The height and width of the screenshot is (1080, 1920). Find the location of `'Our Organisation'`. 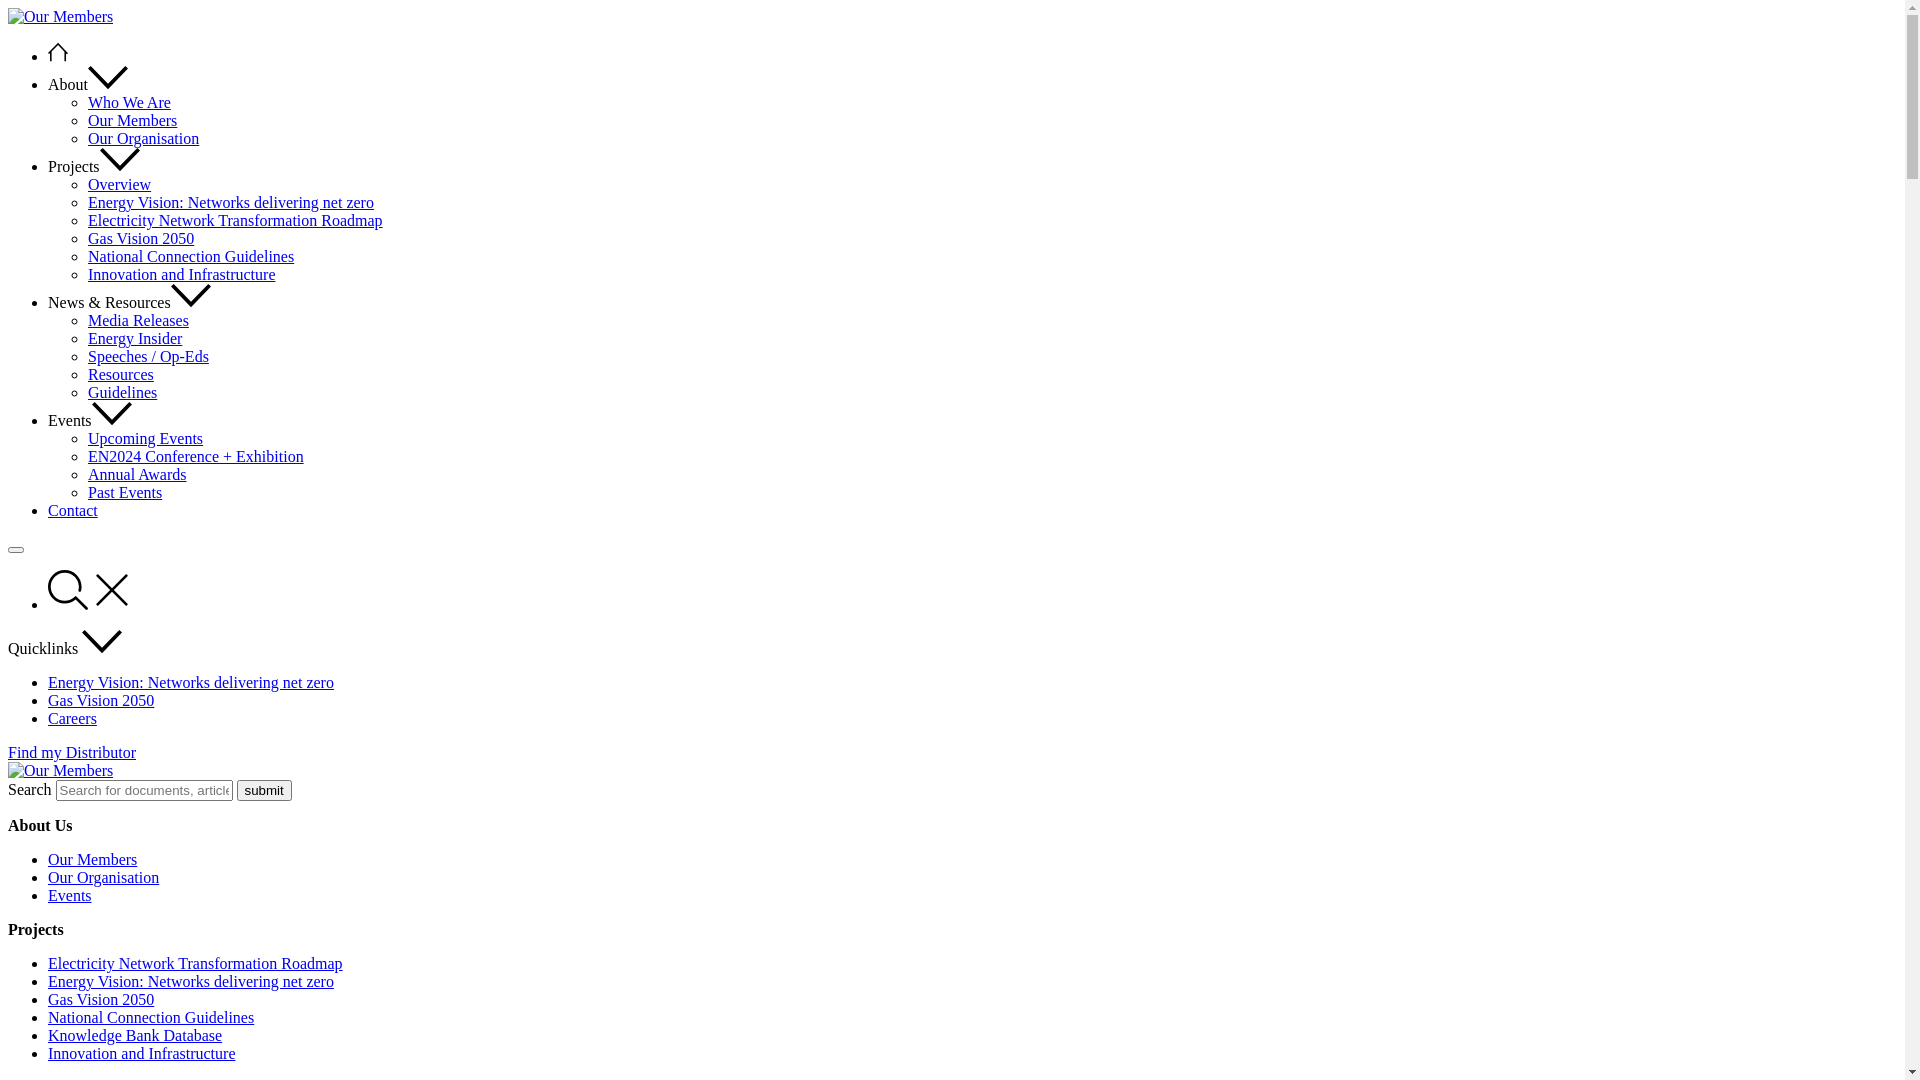

'Our Organisation' is located at coordinates (102, 876).